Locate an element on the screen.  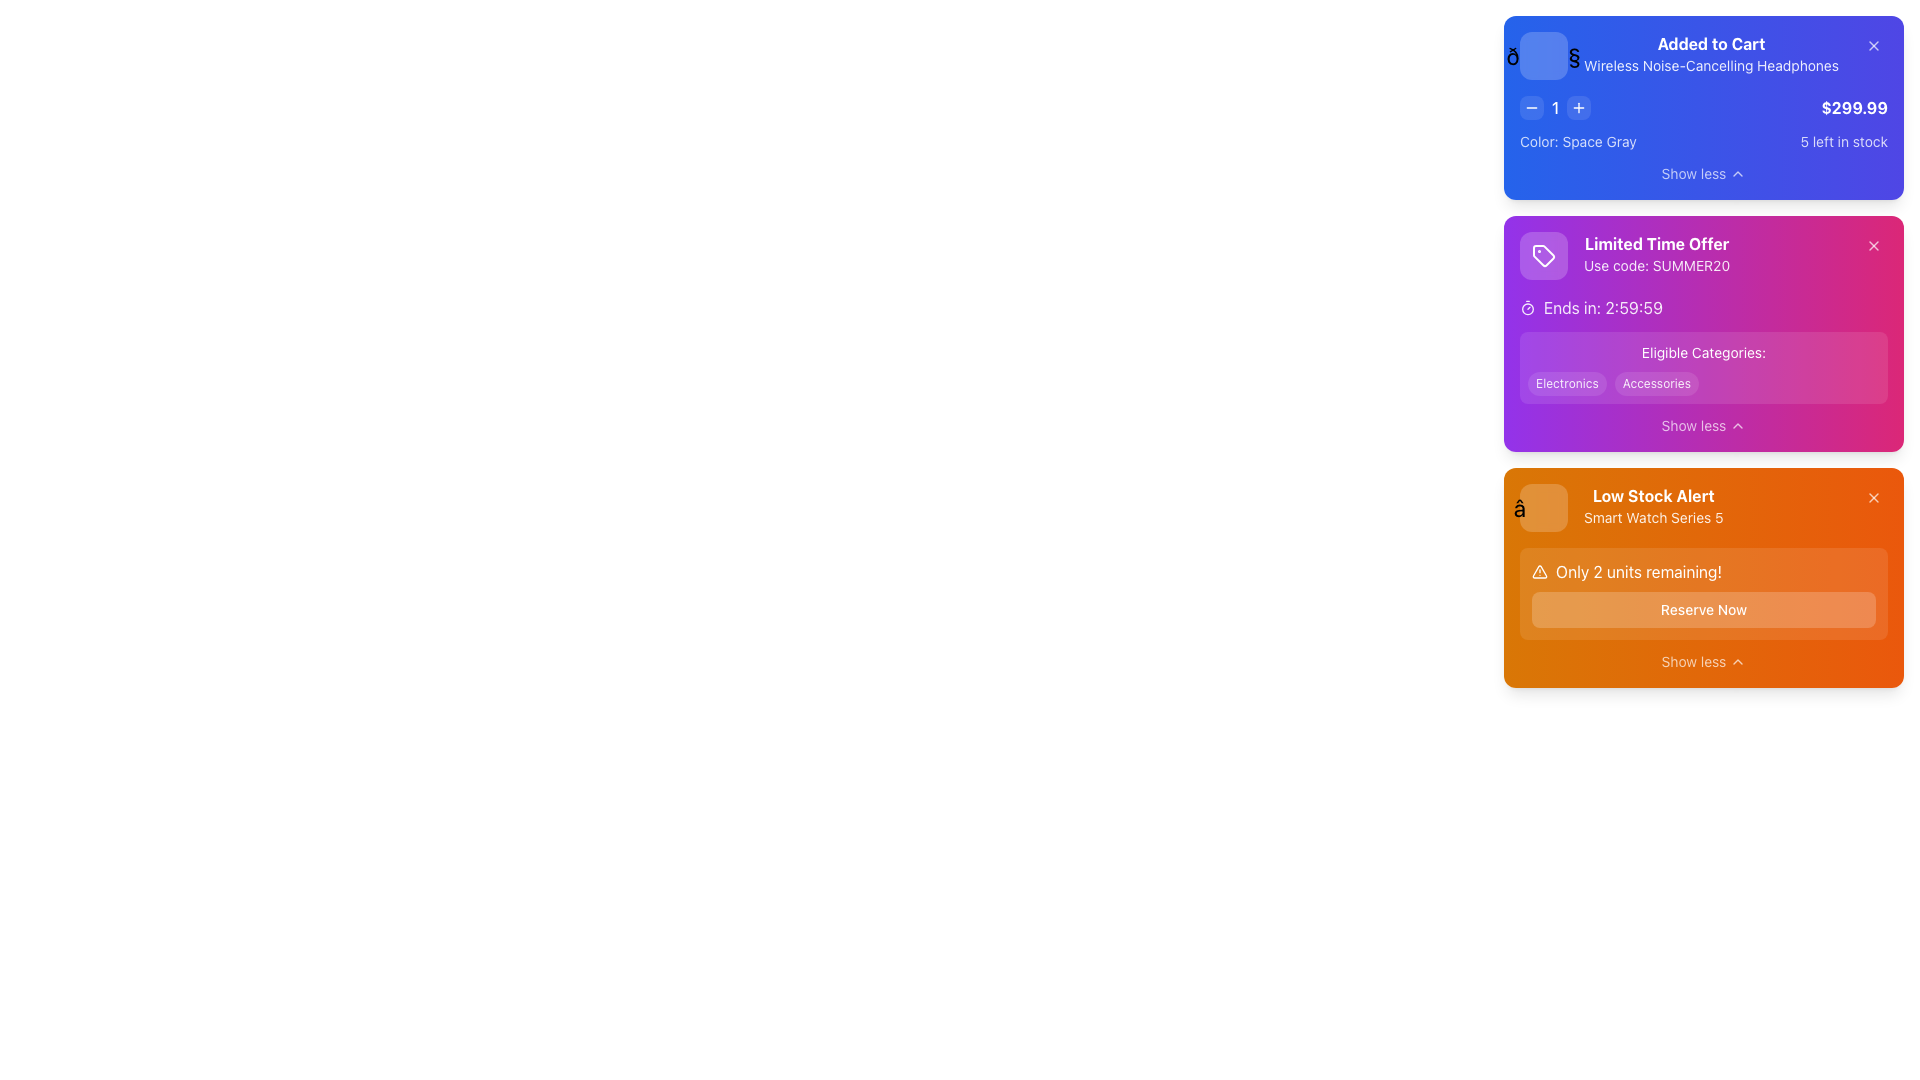
the 'Show less' button with an upward chevron icon to change the text color from semi-transparent white to solid white is located at coordinates (1703, 172).